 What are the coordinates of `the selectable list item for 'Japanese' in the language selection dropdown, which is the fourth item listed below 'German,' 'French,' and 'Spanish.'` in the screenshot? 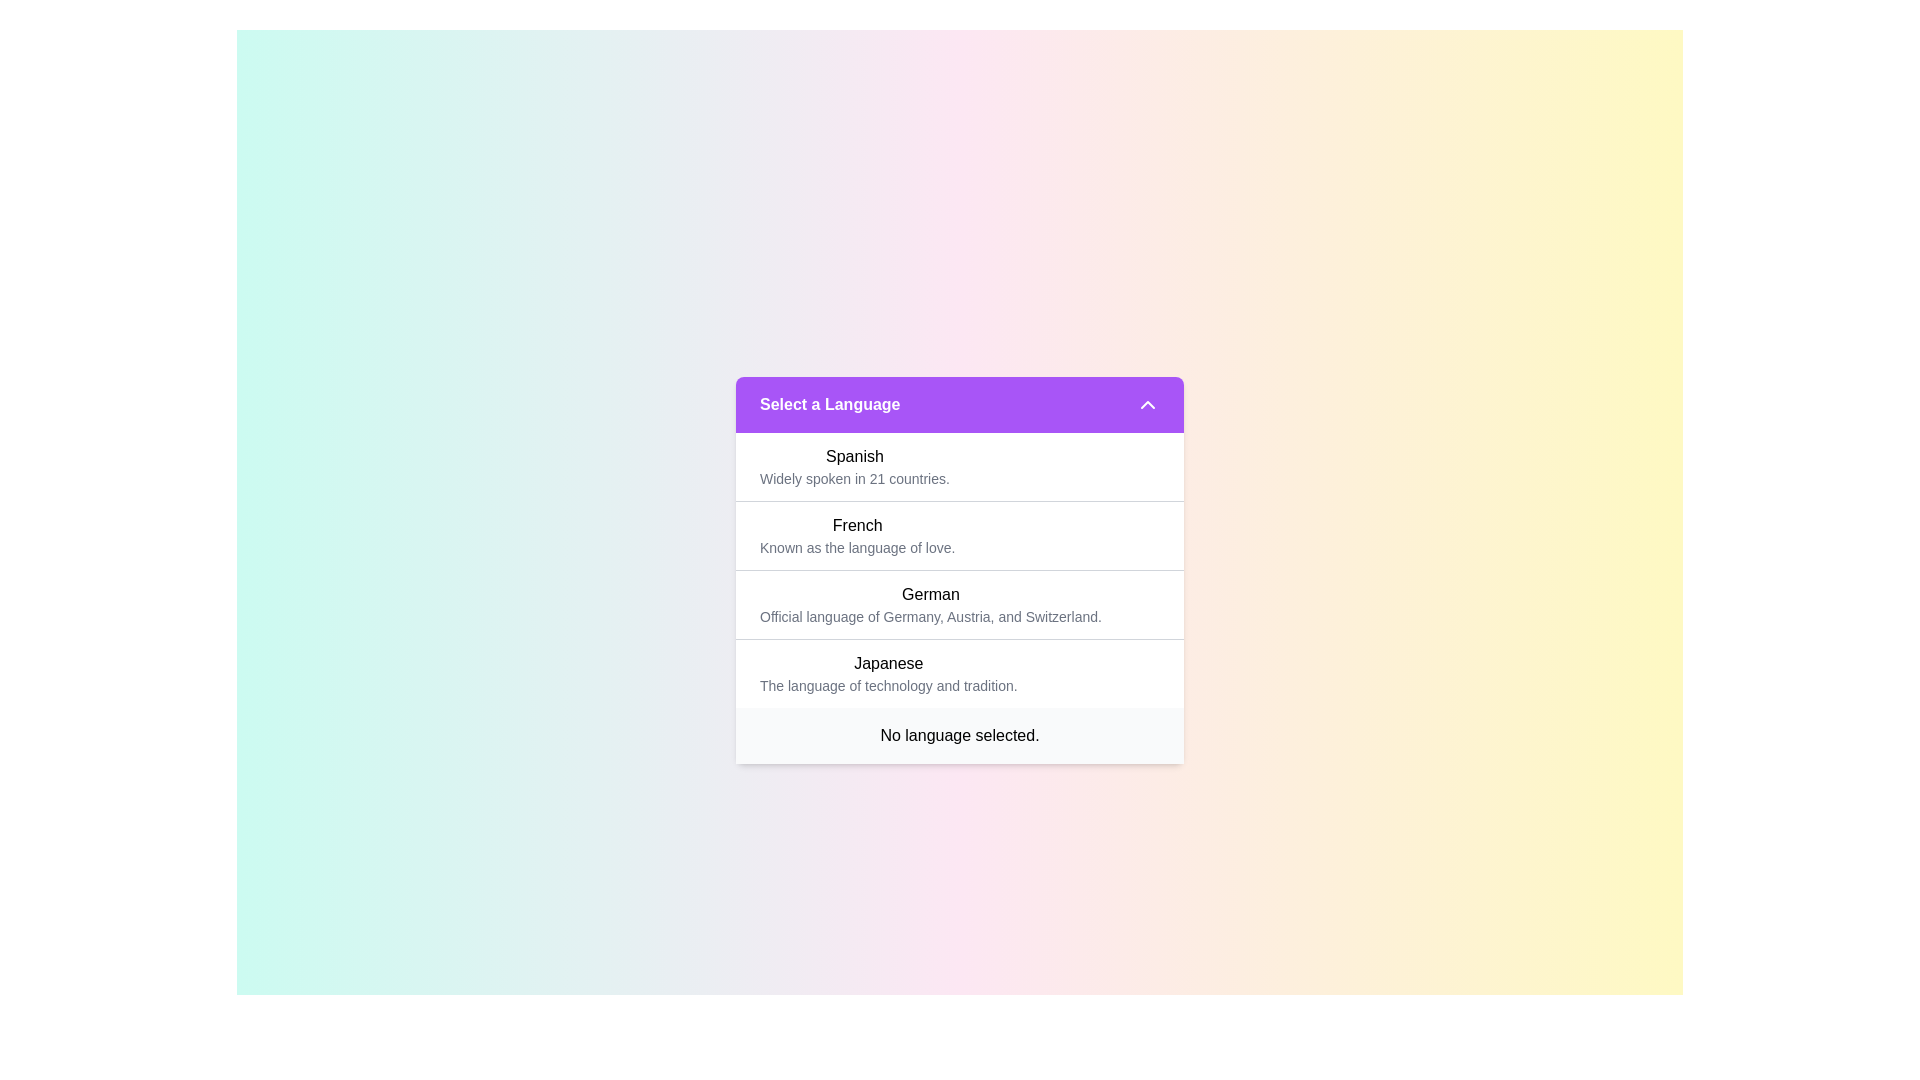 It's located at (960, 672).